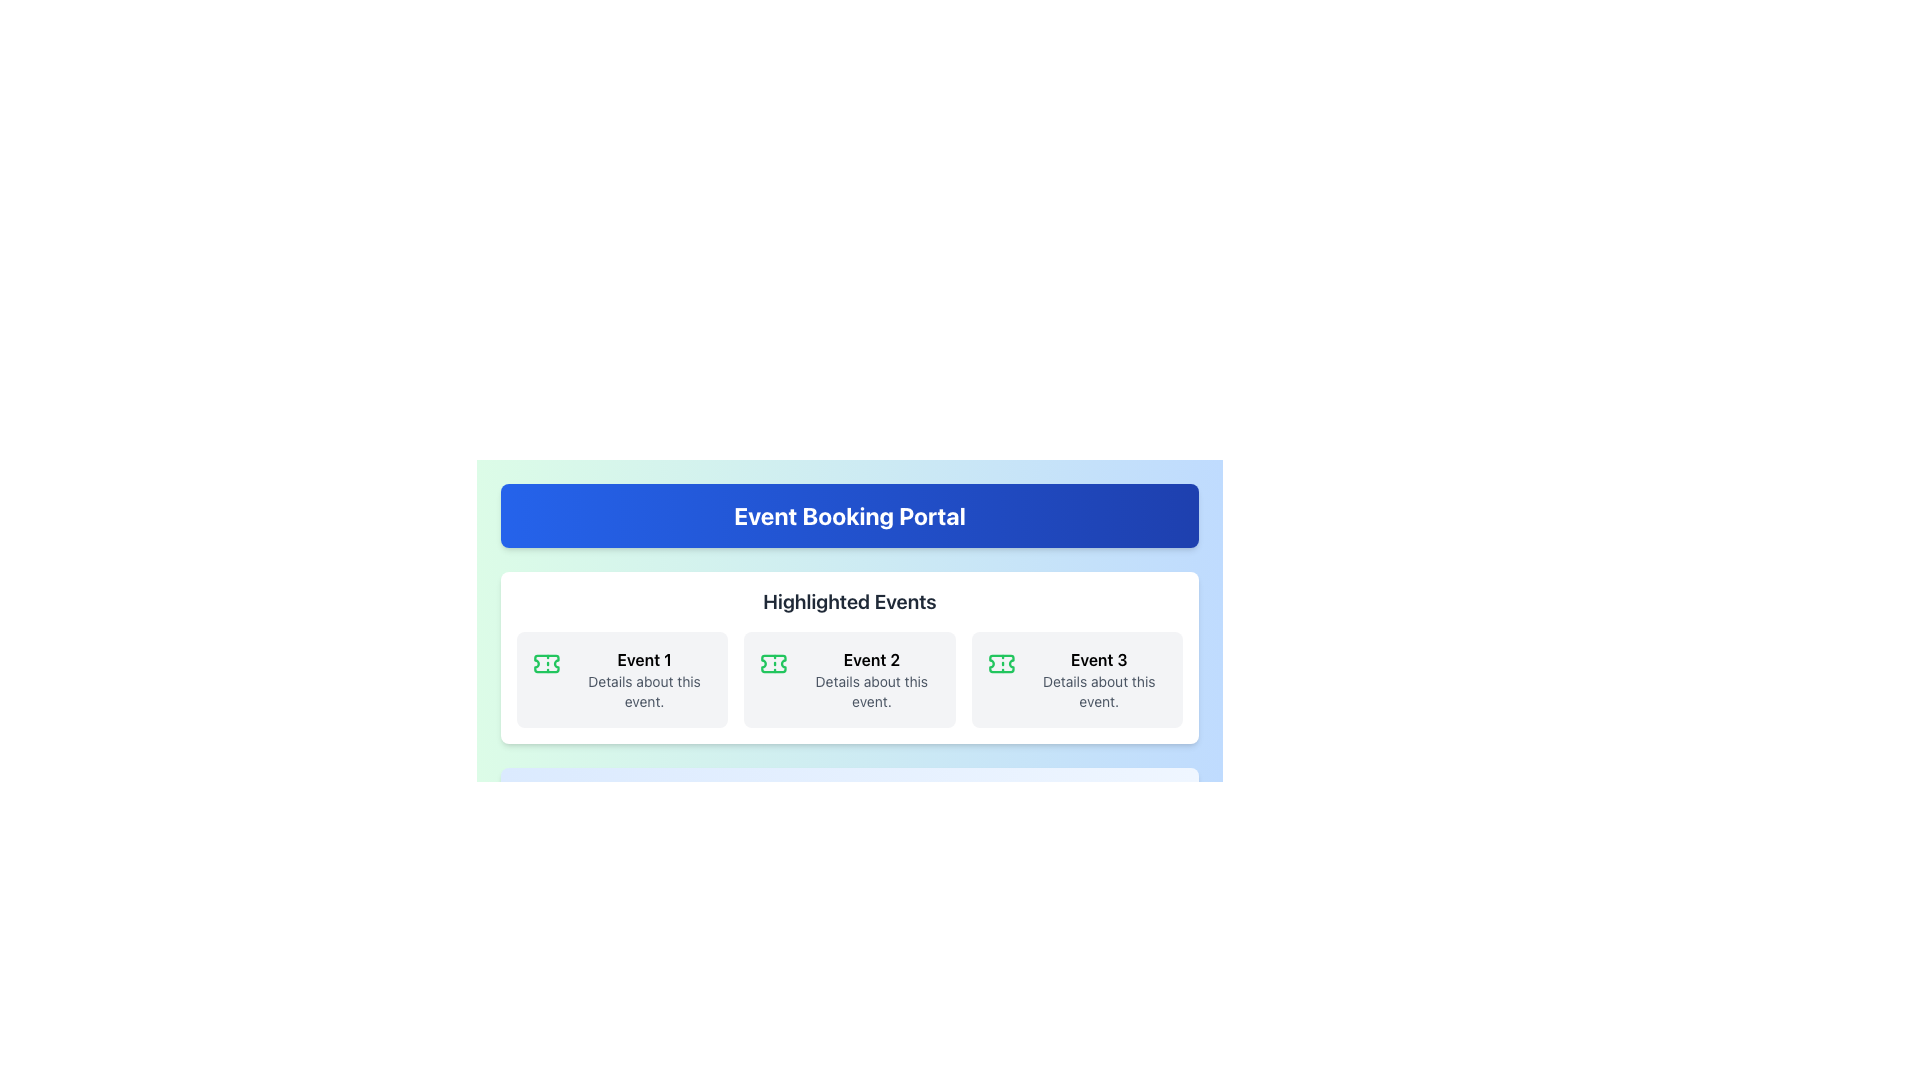 The height and width of the screenshot is (1080, 1920). Describe the element at coordinates (871, 690) in the screenshot. I see `the static text label providing information about 'Event 2' located in the central panel under 'Highlighted Events'` at that location.